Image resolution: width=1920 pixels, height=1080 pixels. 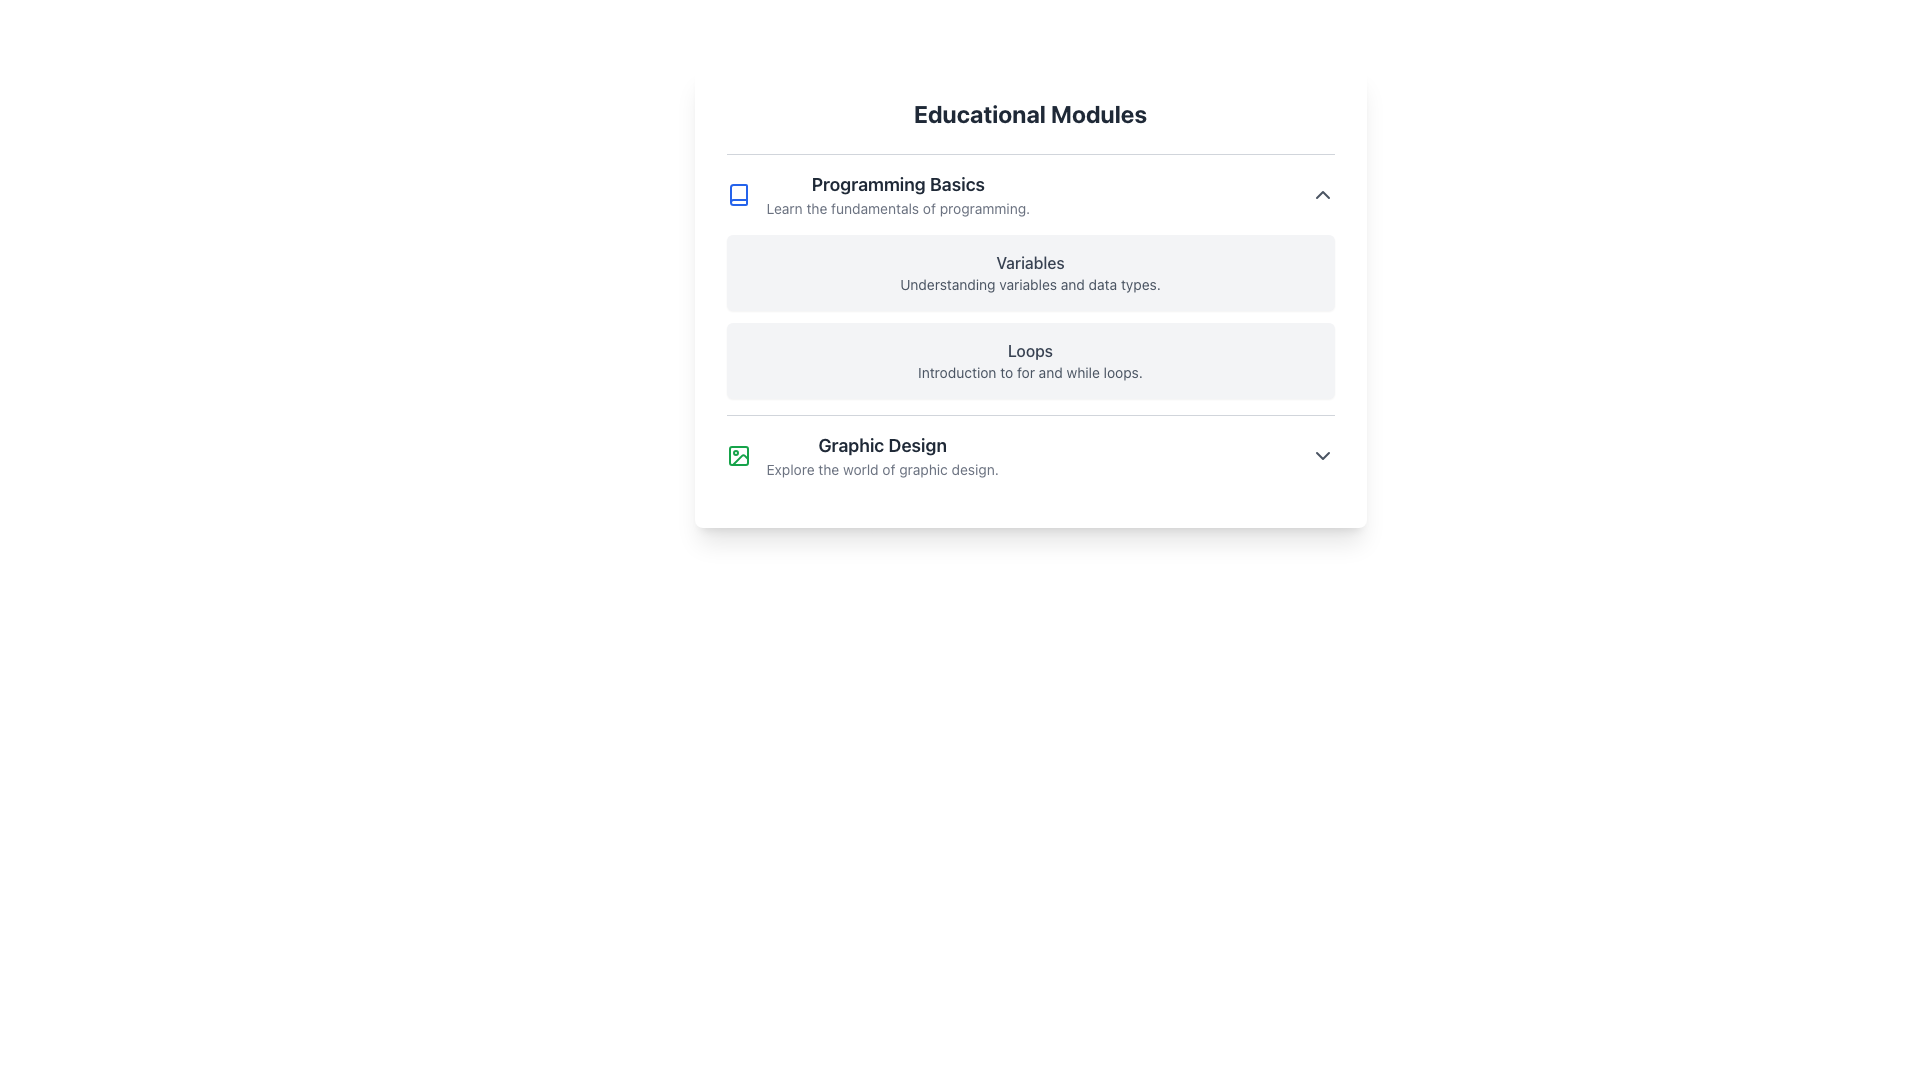 What do you see at coordinates (1030, 195) in the screenshot?
I see `title 'Programming Basics' and subtitle 'Learn the fundamentals of programming.' from the first Expandable List Item in the educational modules list` at bounding box center [1030, 195].